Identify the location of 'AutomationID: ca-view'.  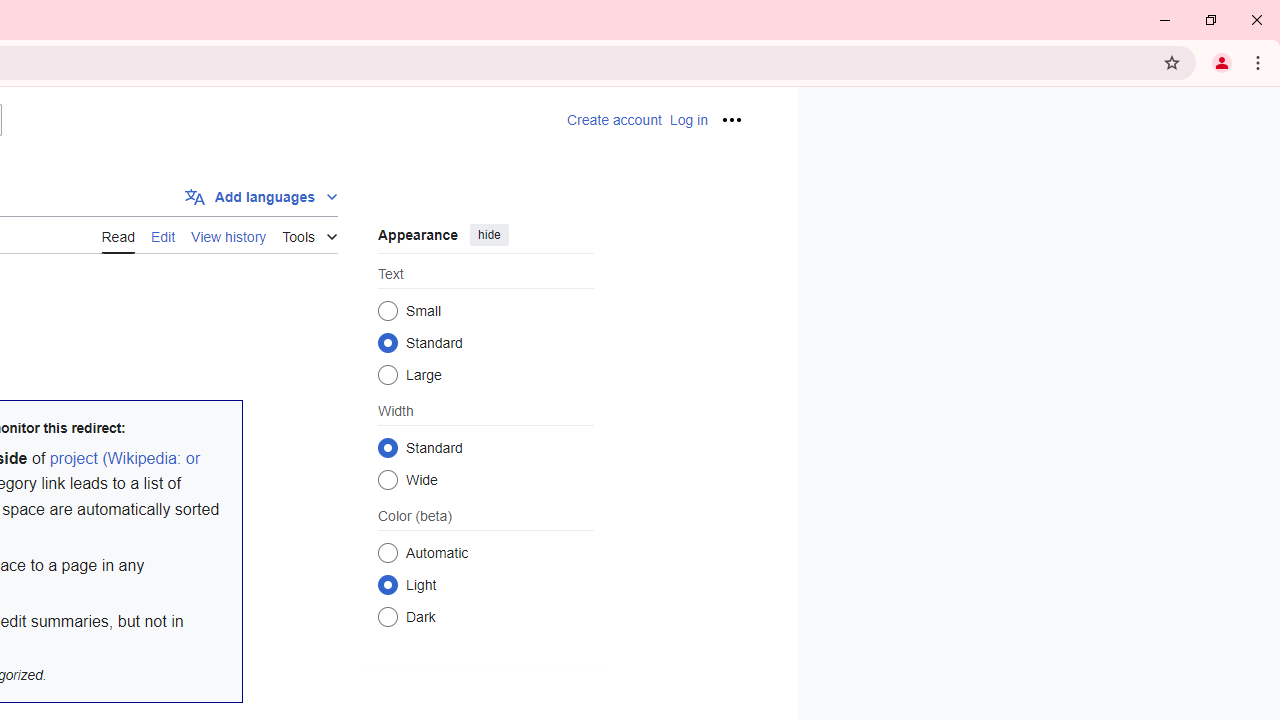
(116, 233).